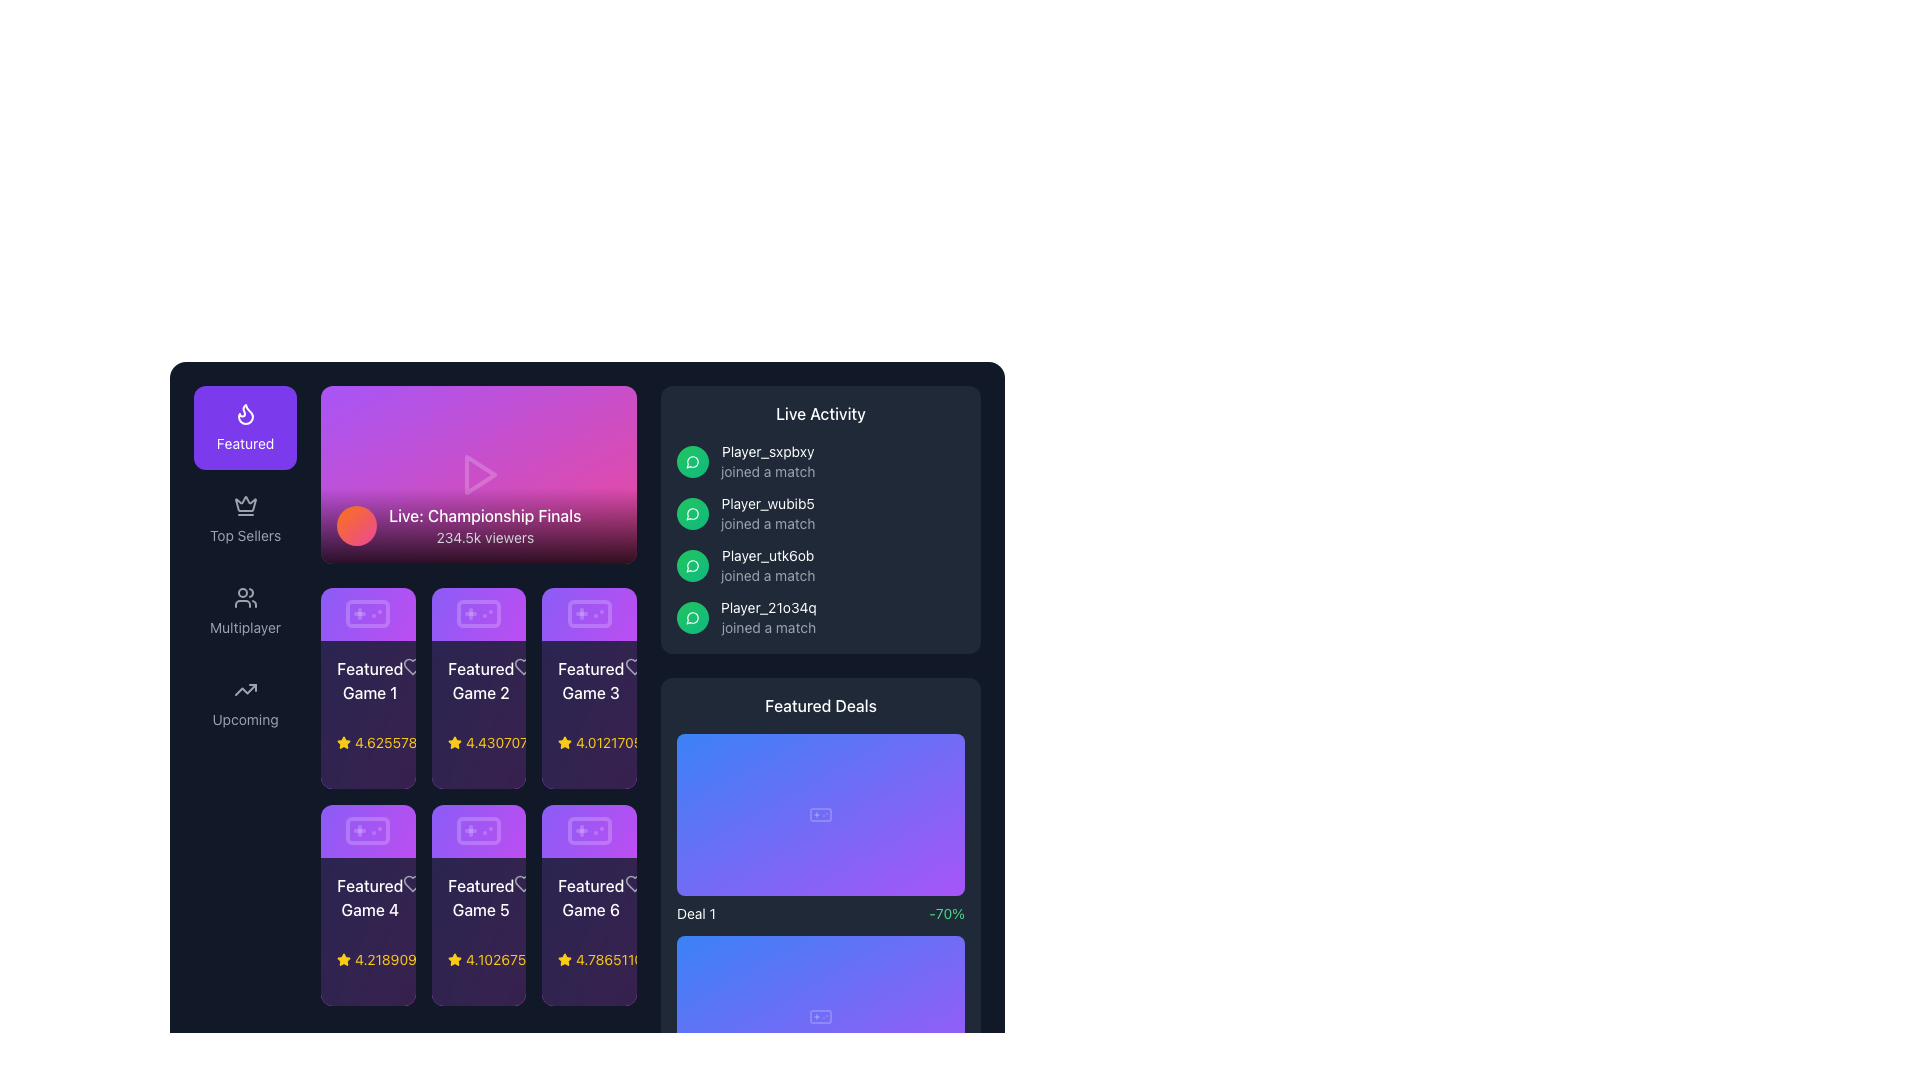 Image resolution: width=1920 pixels, height=1080 pixels. I want to click on the text label displaying 'Player_wubib5', so click(767, 503).